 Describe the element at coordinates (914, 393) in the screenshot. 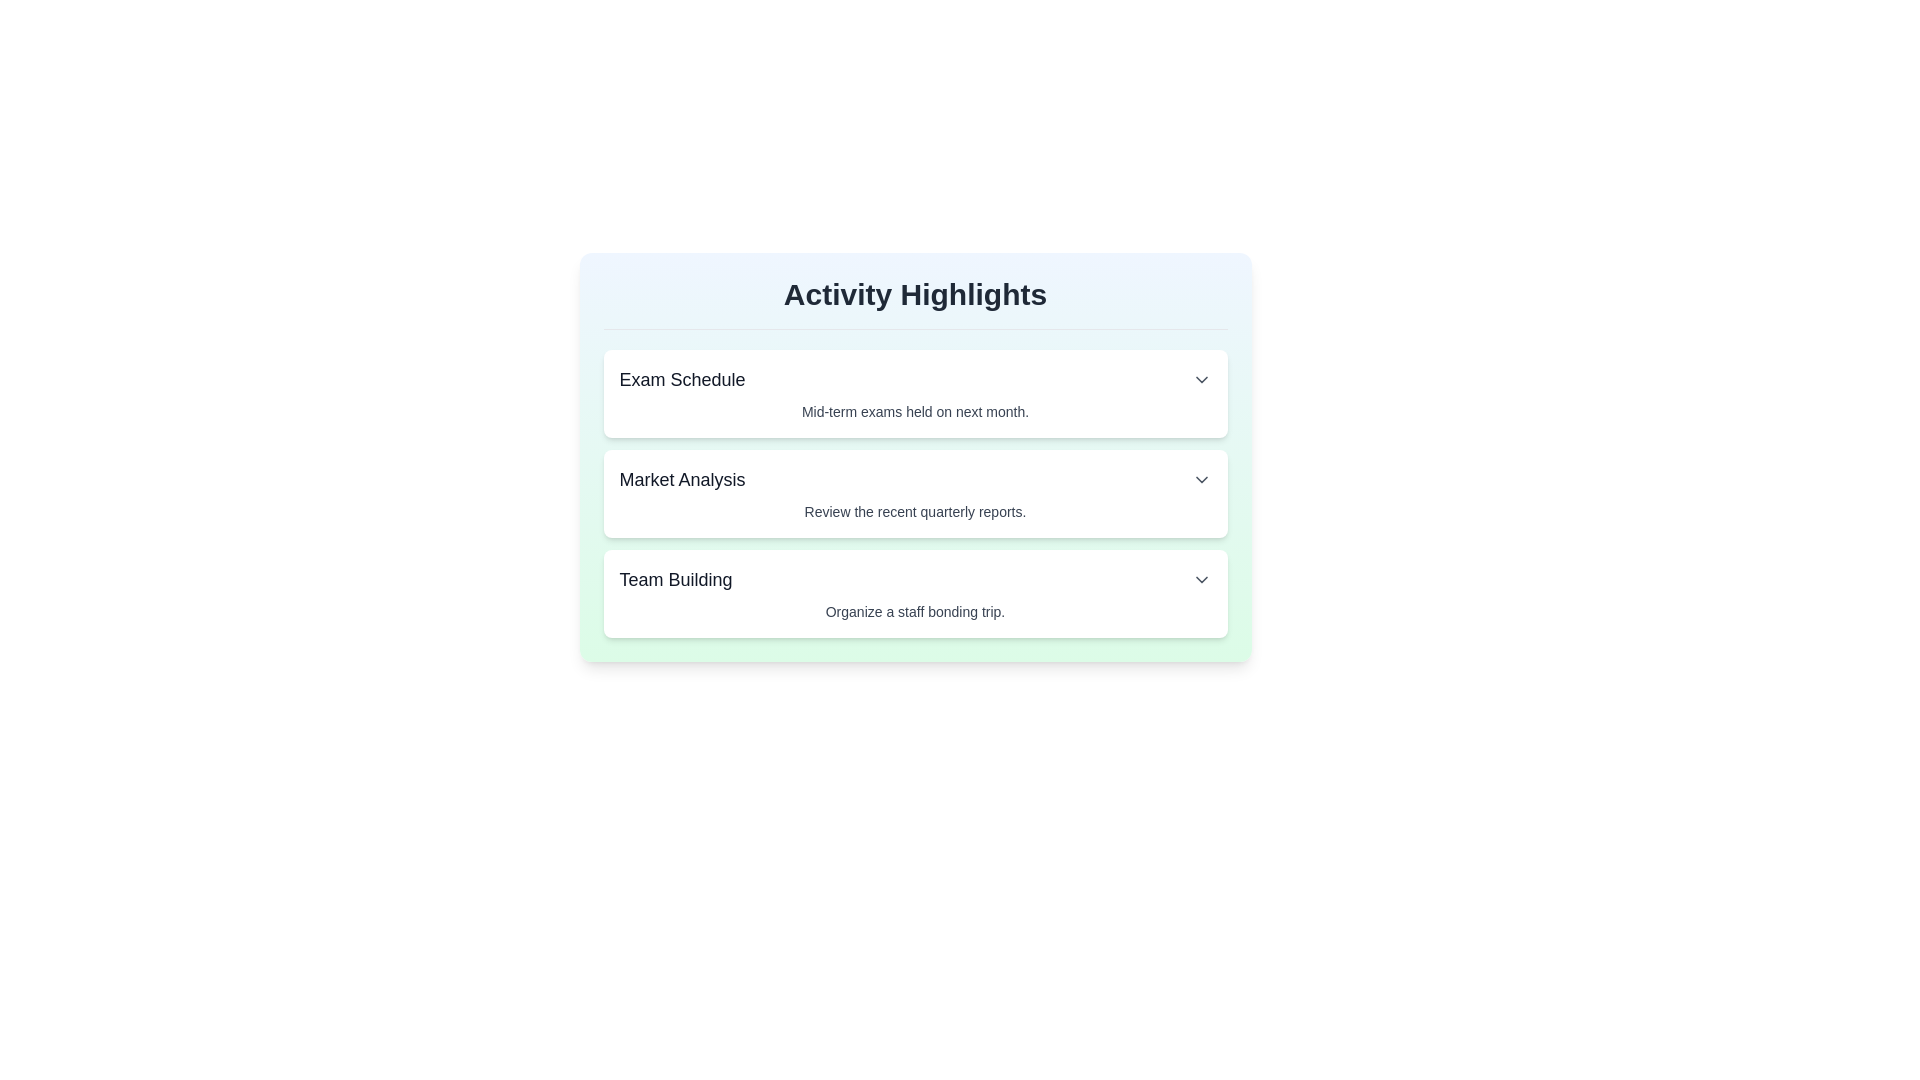

I see `the item titled Exam Schedule` at that location.